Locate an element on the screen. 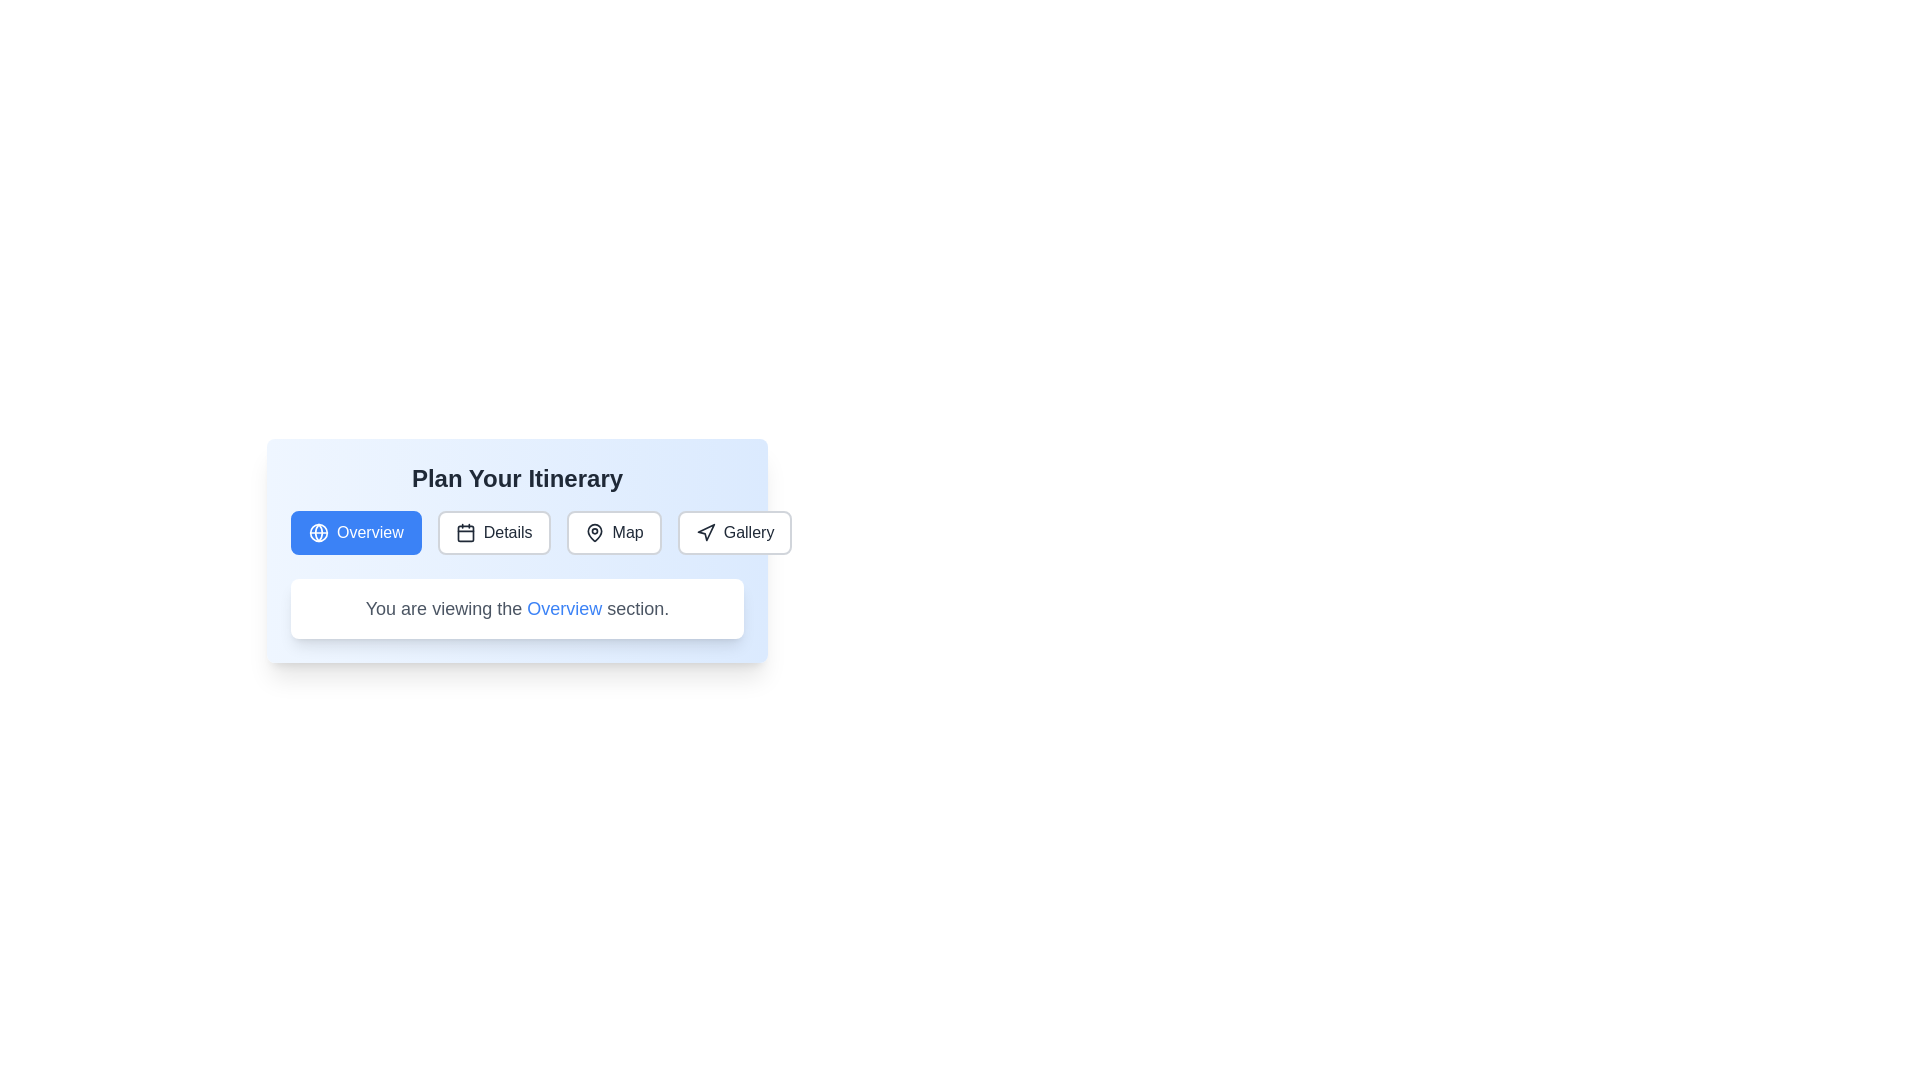 The height and width of the screenshot is (1080, 1920). the 'Details' button, which contains the calendar icon, located under the 'Plan Your Itinerary' section is located at coordinates (464, 531).